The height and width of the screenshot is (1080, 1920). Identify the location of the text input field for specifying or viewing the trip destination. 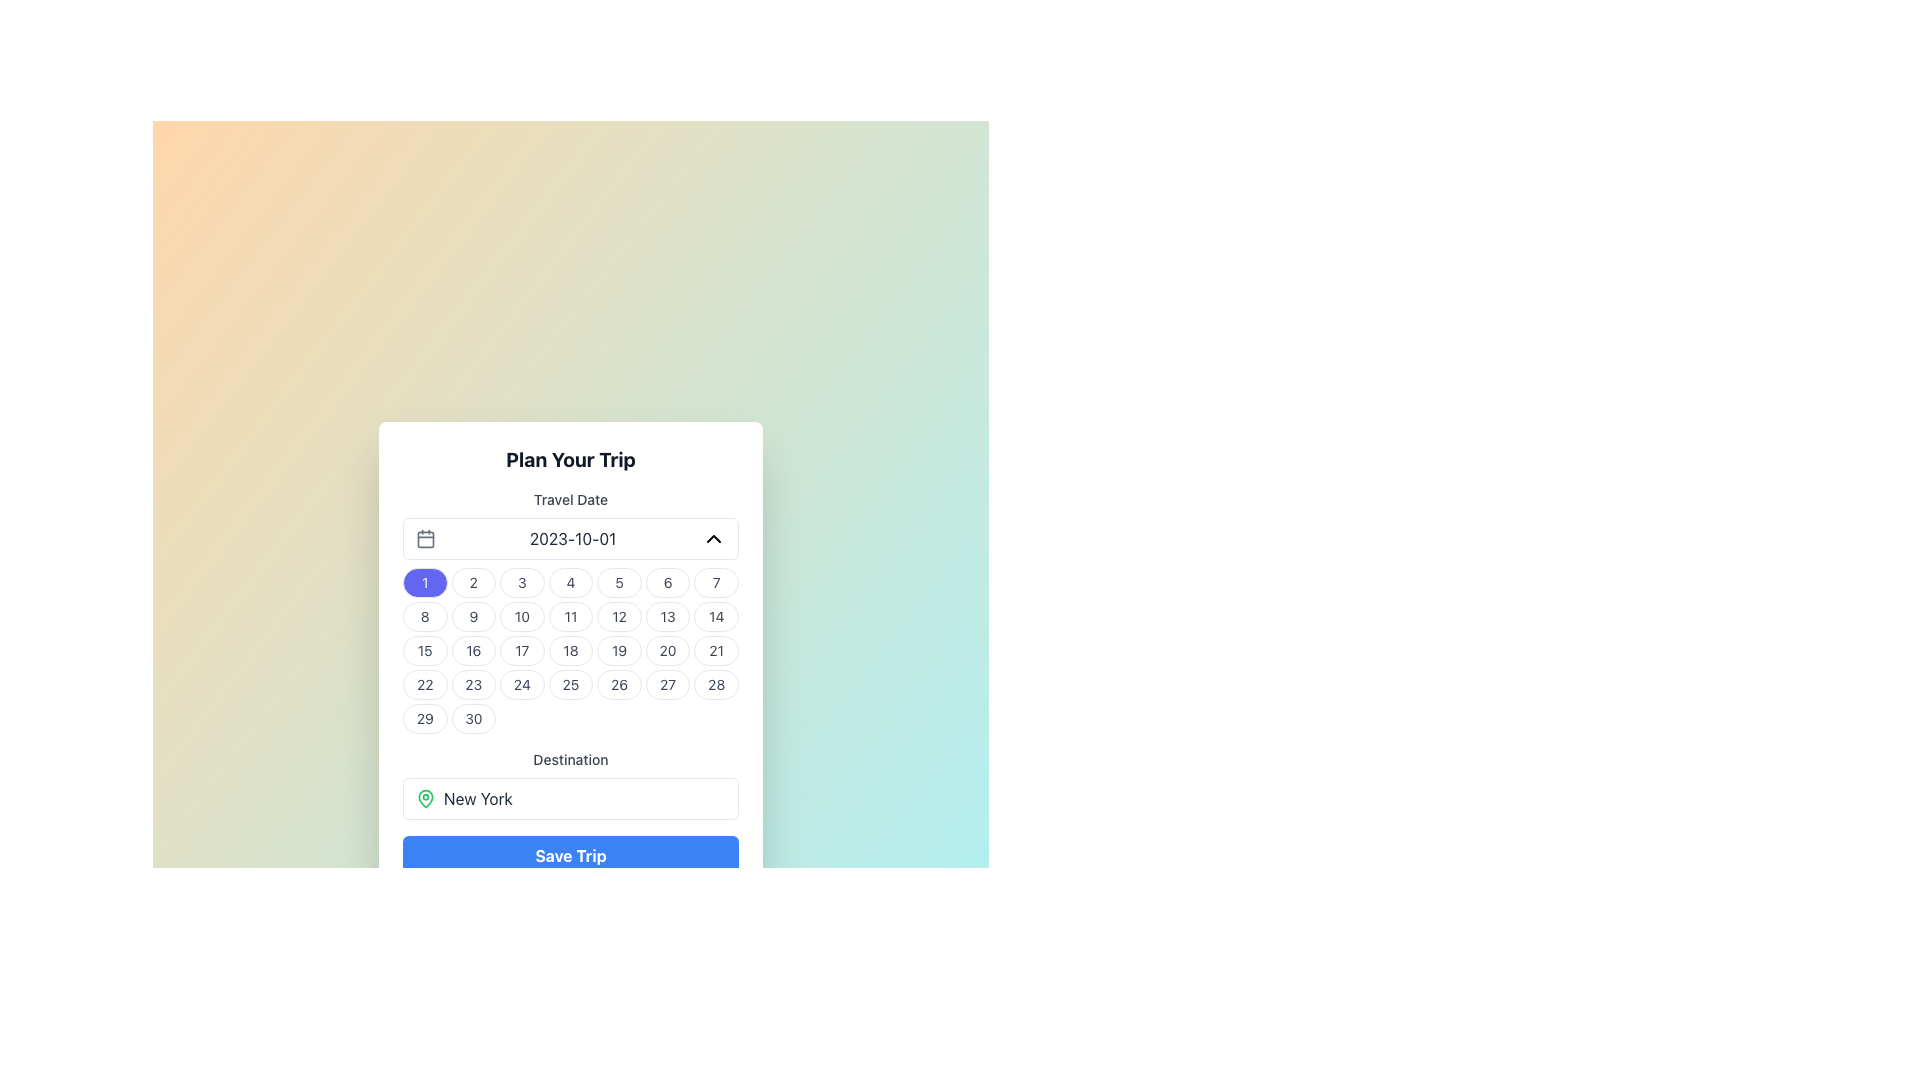
(570, 784).